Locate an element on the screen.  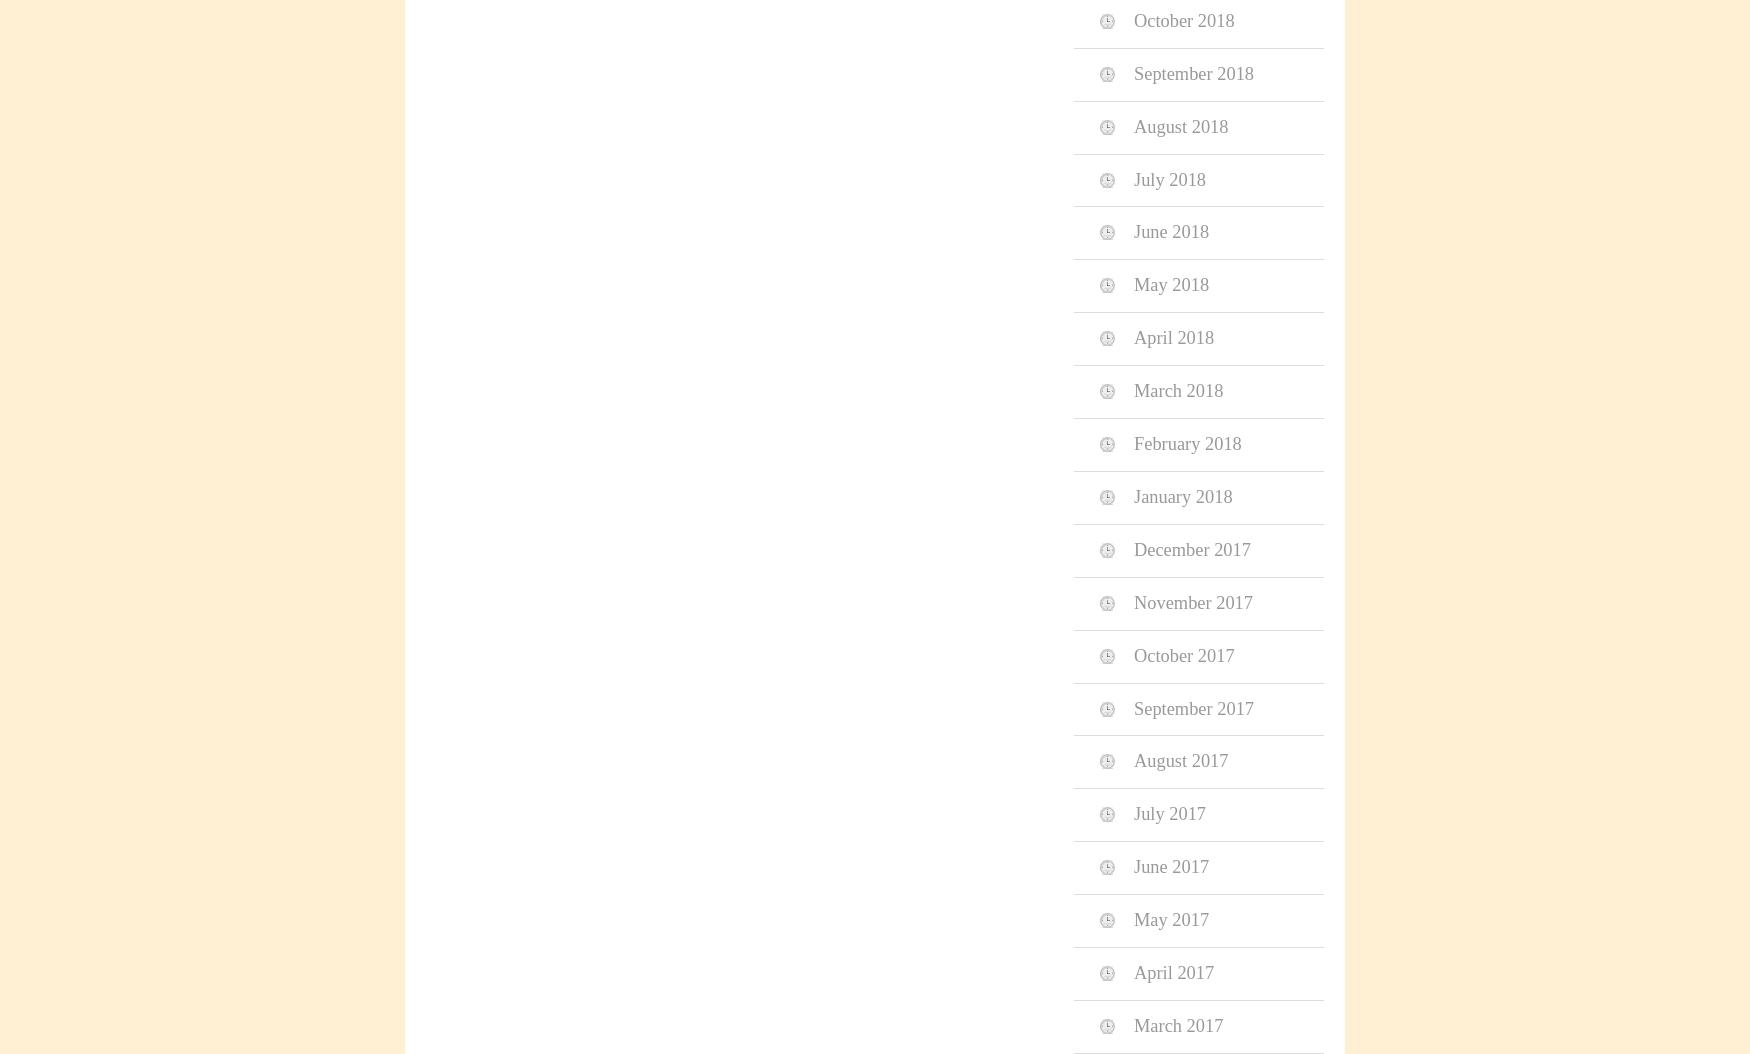
'January 2018' is located at coordinates (1182, 495).